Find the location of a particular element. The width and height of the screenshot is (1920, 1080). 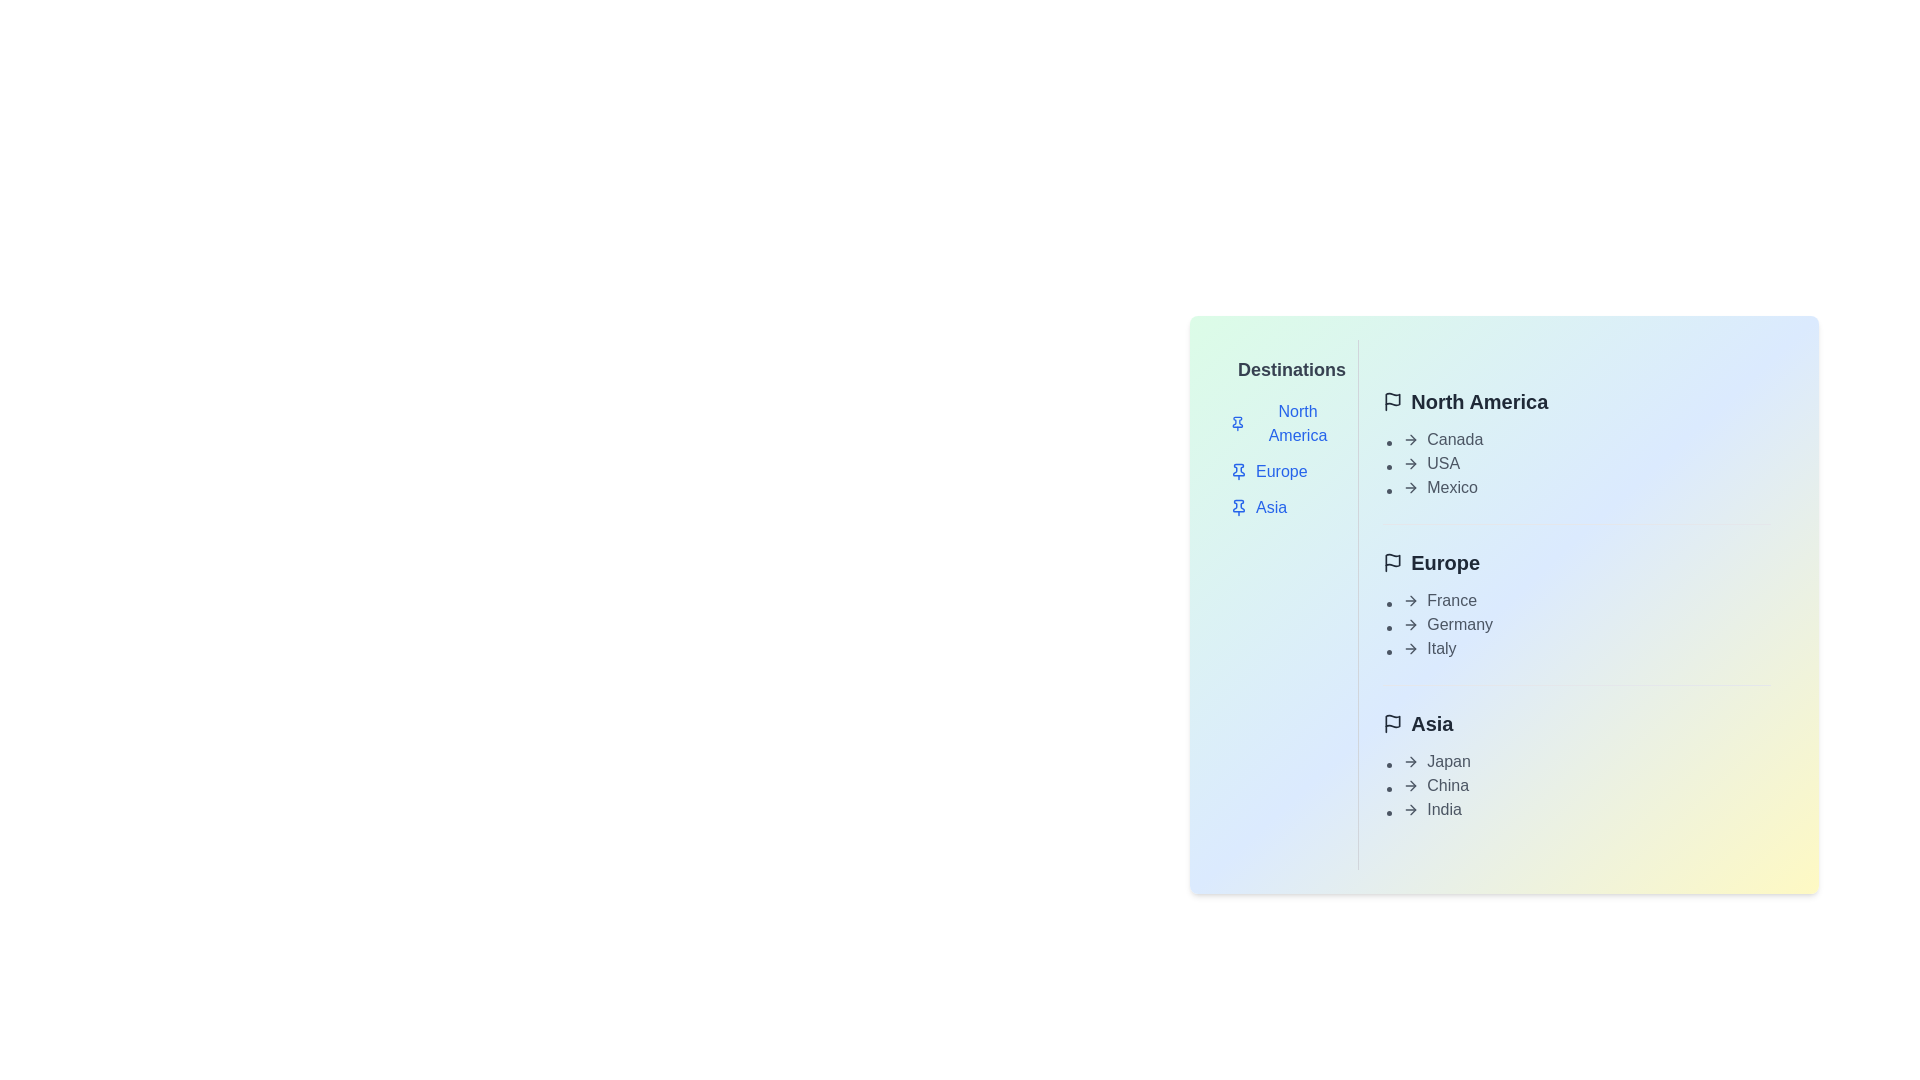

the North America icon, which serves as a visual identifier for the North America section, positioned to the left of the text 'North America' is located at coordinates (1392, 401).